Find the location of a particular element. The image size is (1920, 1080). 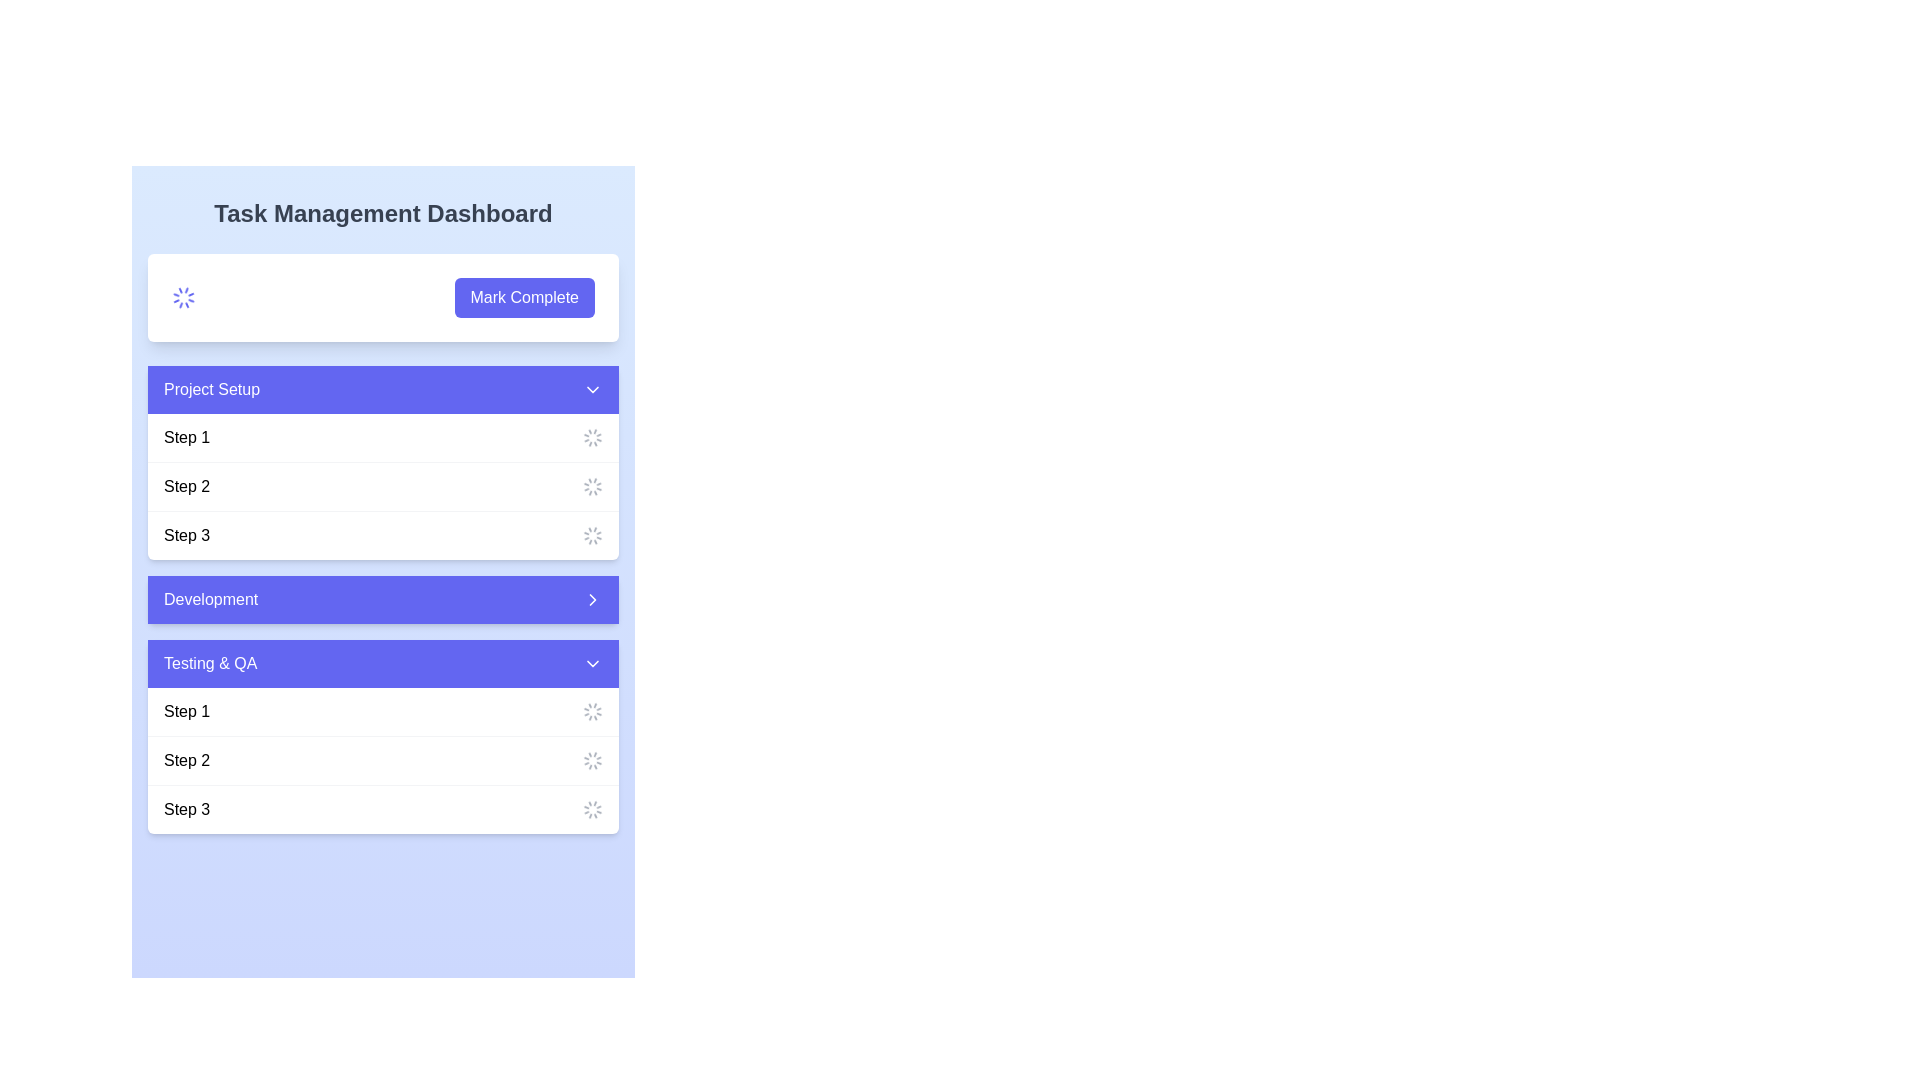

the navigation button located below the 'Project Setup' section and above the 'Testing & QA' section is located at coordinates (383, 599).